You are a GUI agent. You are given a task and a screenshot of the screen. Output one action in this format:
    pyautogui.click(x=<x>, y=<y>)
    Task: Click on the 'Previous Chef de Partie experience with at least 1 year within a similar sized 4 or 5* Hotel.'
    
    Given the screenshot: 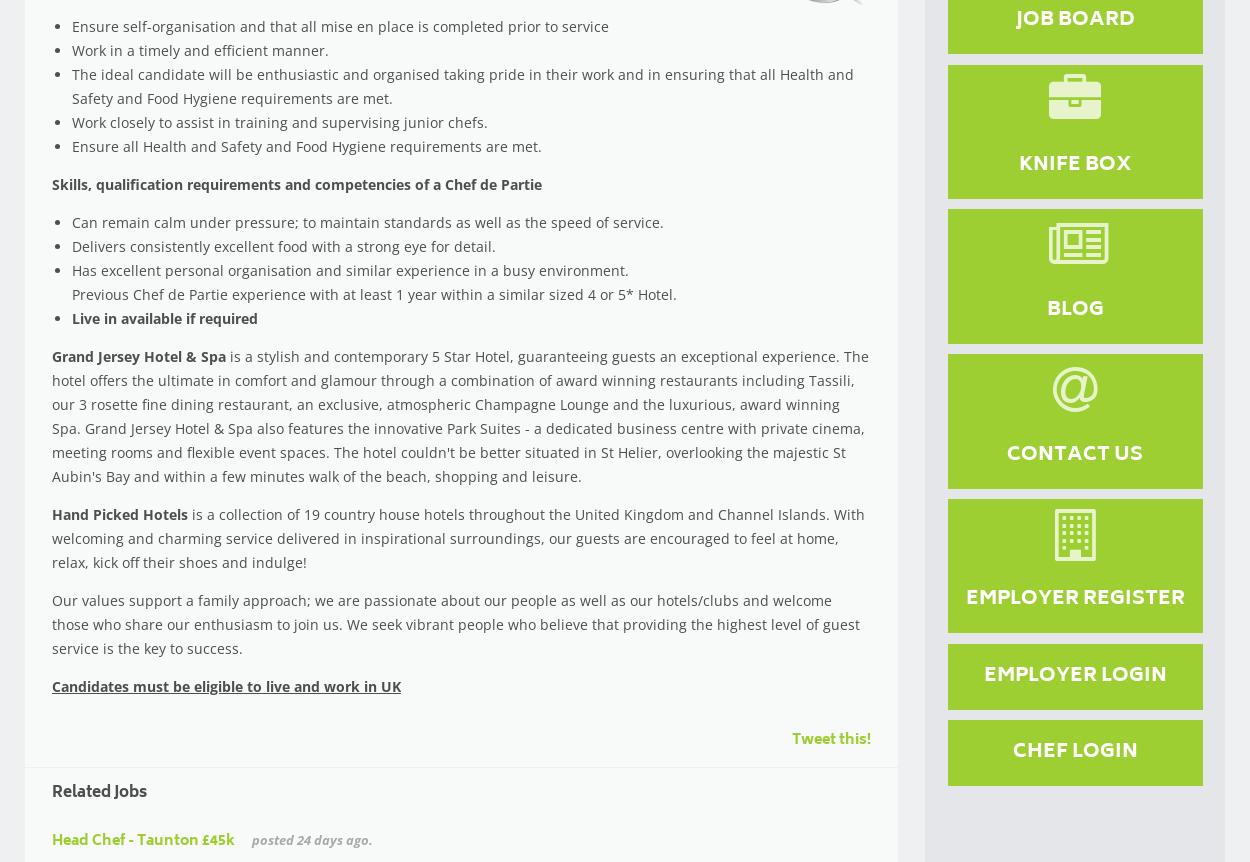 What is the action you would take?
    pyautogui.click(x=373, y=294)
    